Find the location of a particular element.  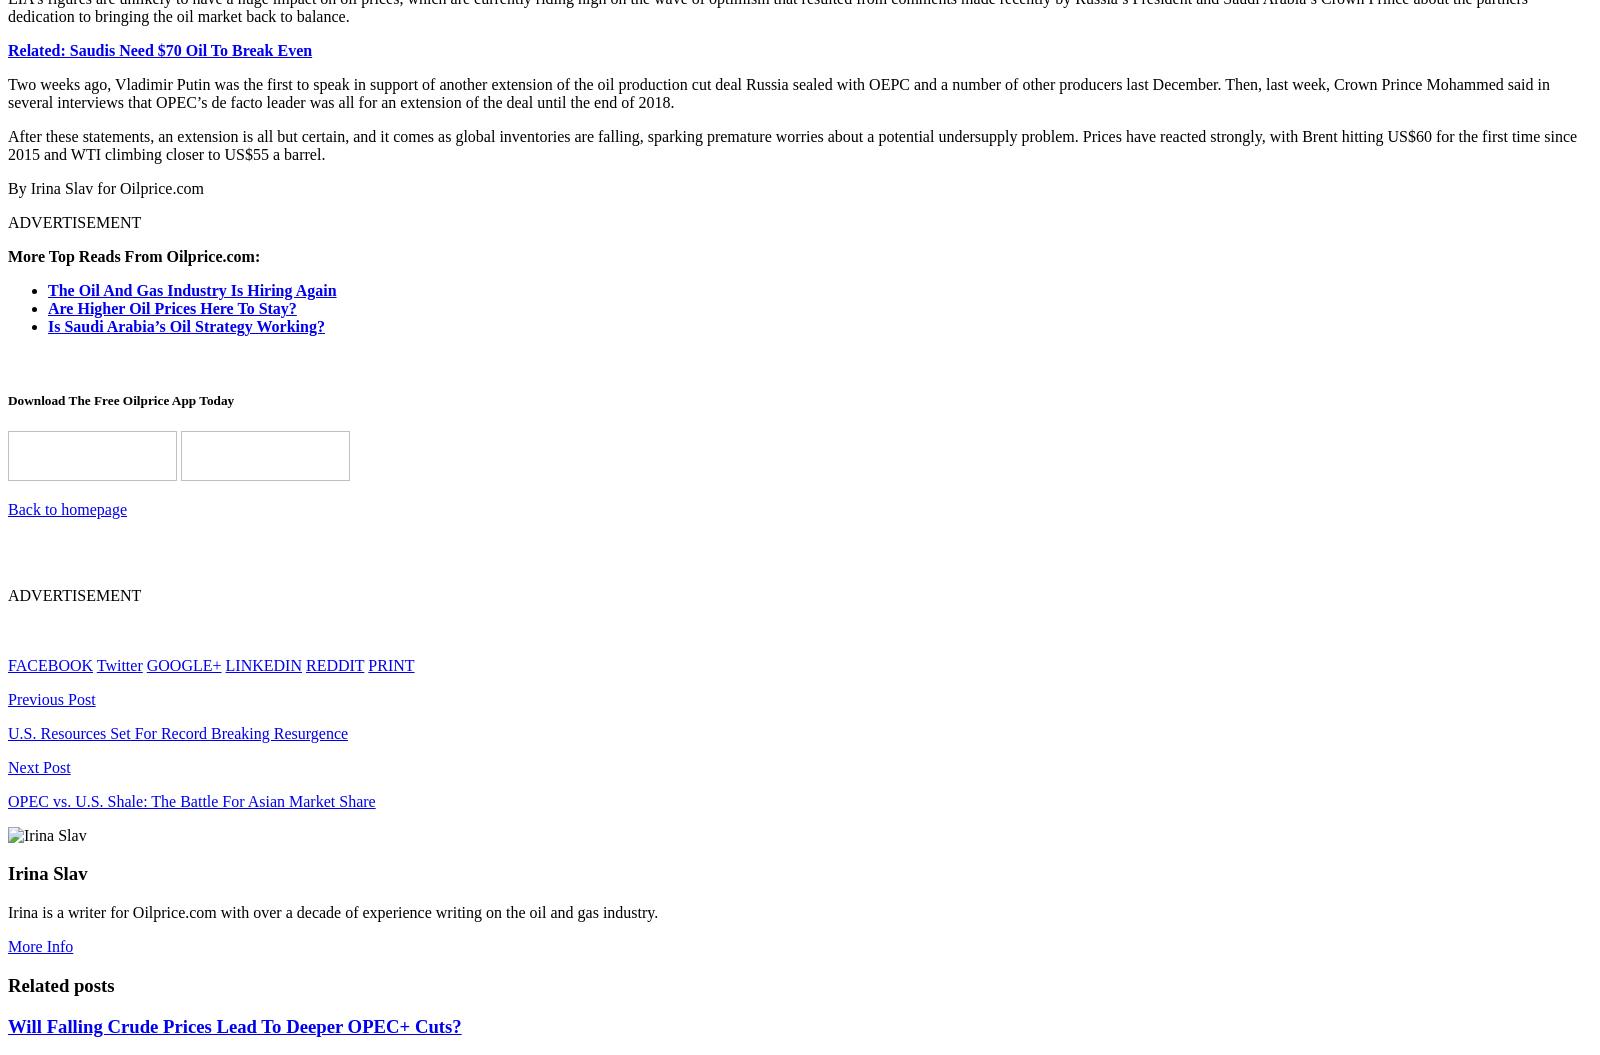

'Twitter' is located at coordinates (118, 663).